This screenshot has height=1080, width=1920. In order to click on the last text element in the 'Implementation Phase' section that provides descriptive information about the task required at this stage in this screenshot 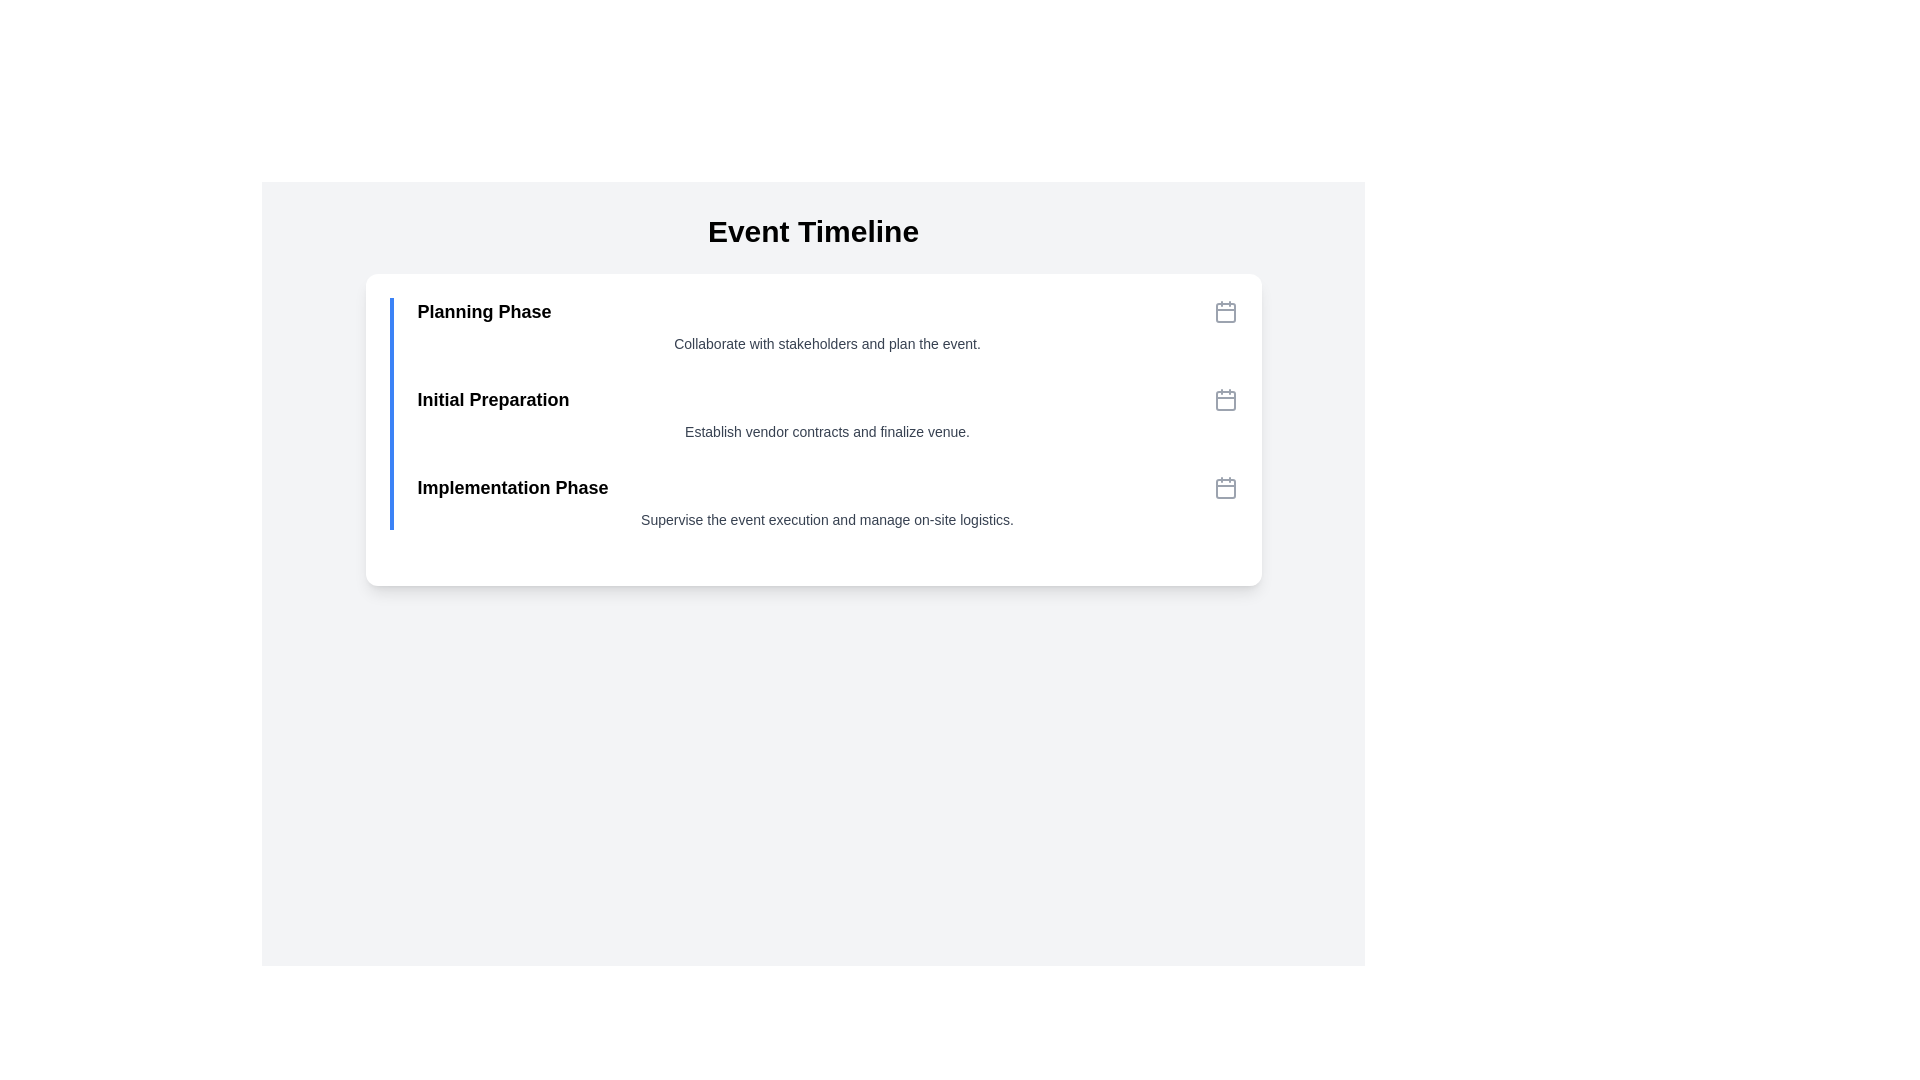, I will do `click(827, 519)`.